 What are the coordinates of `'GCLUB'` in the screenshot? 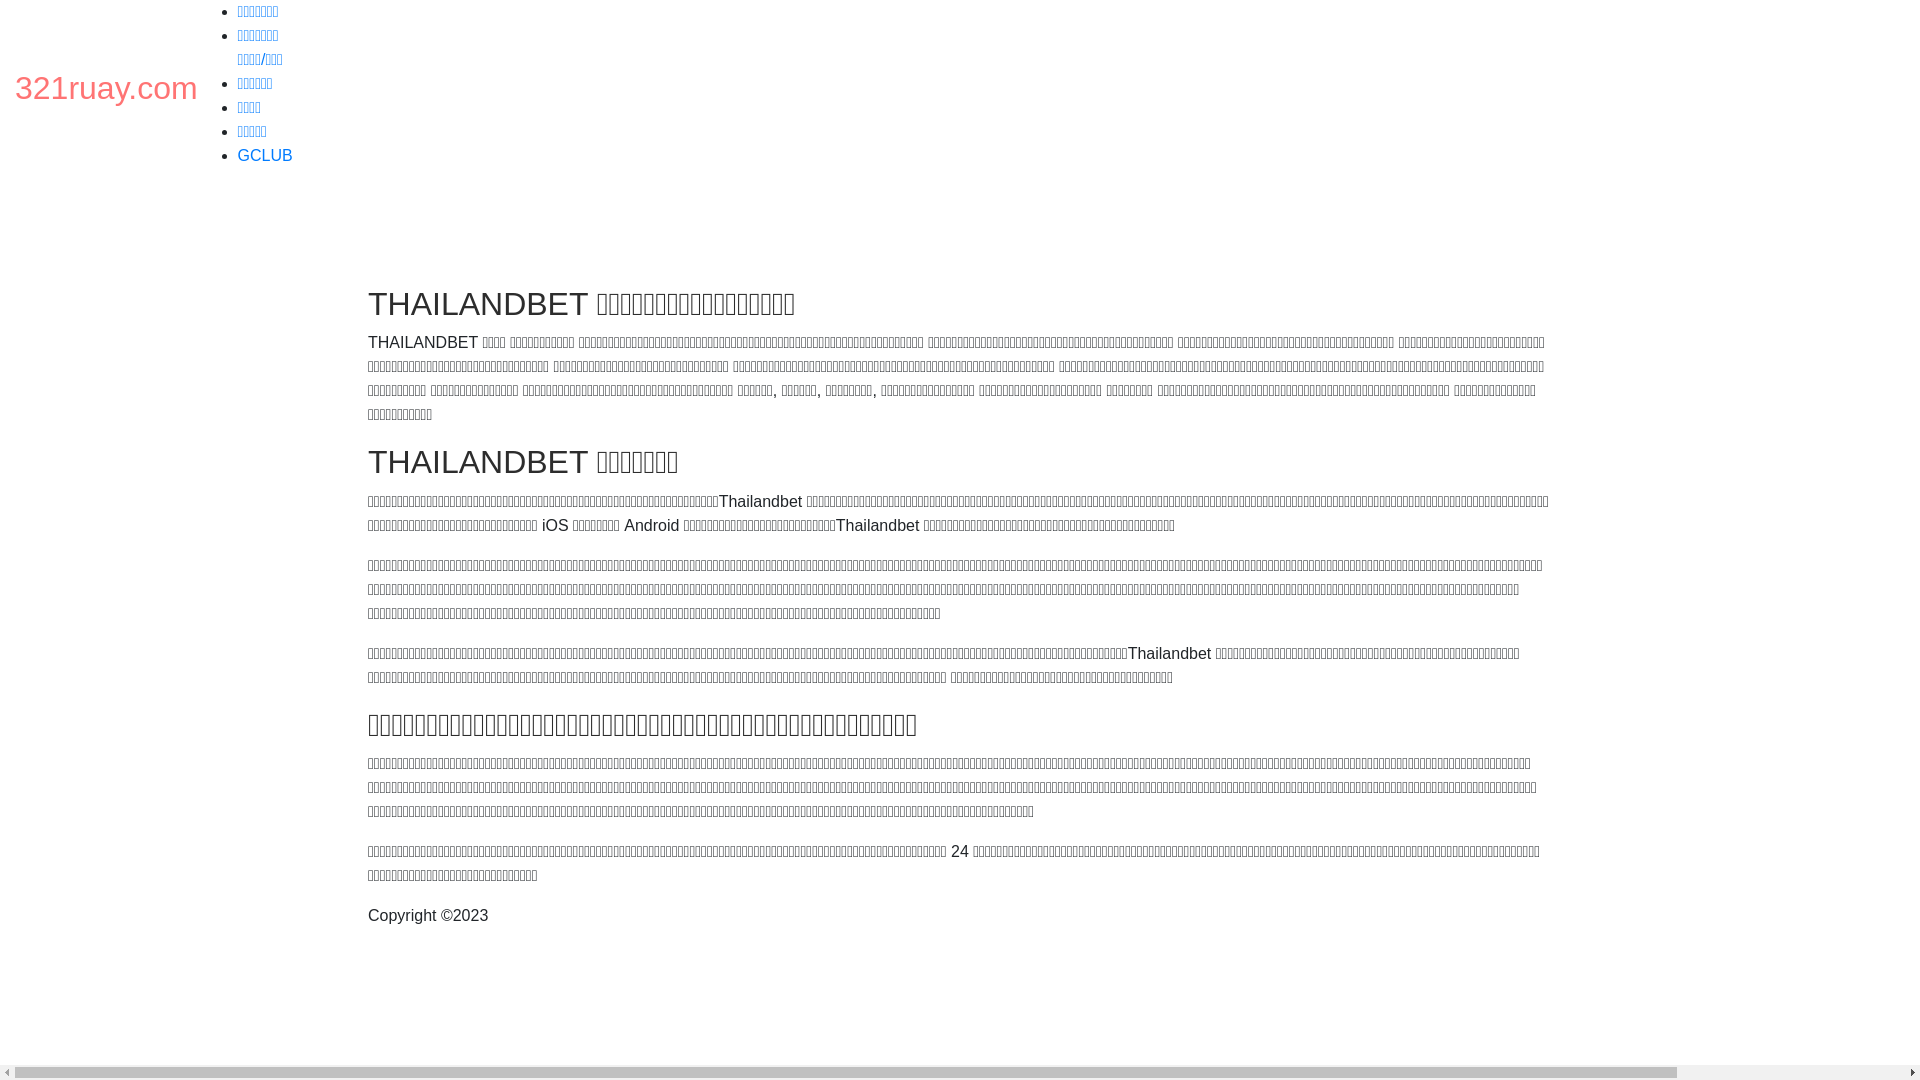 It's located at (264, 154).